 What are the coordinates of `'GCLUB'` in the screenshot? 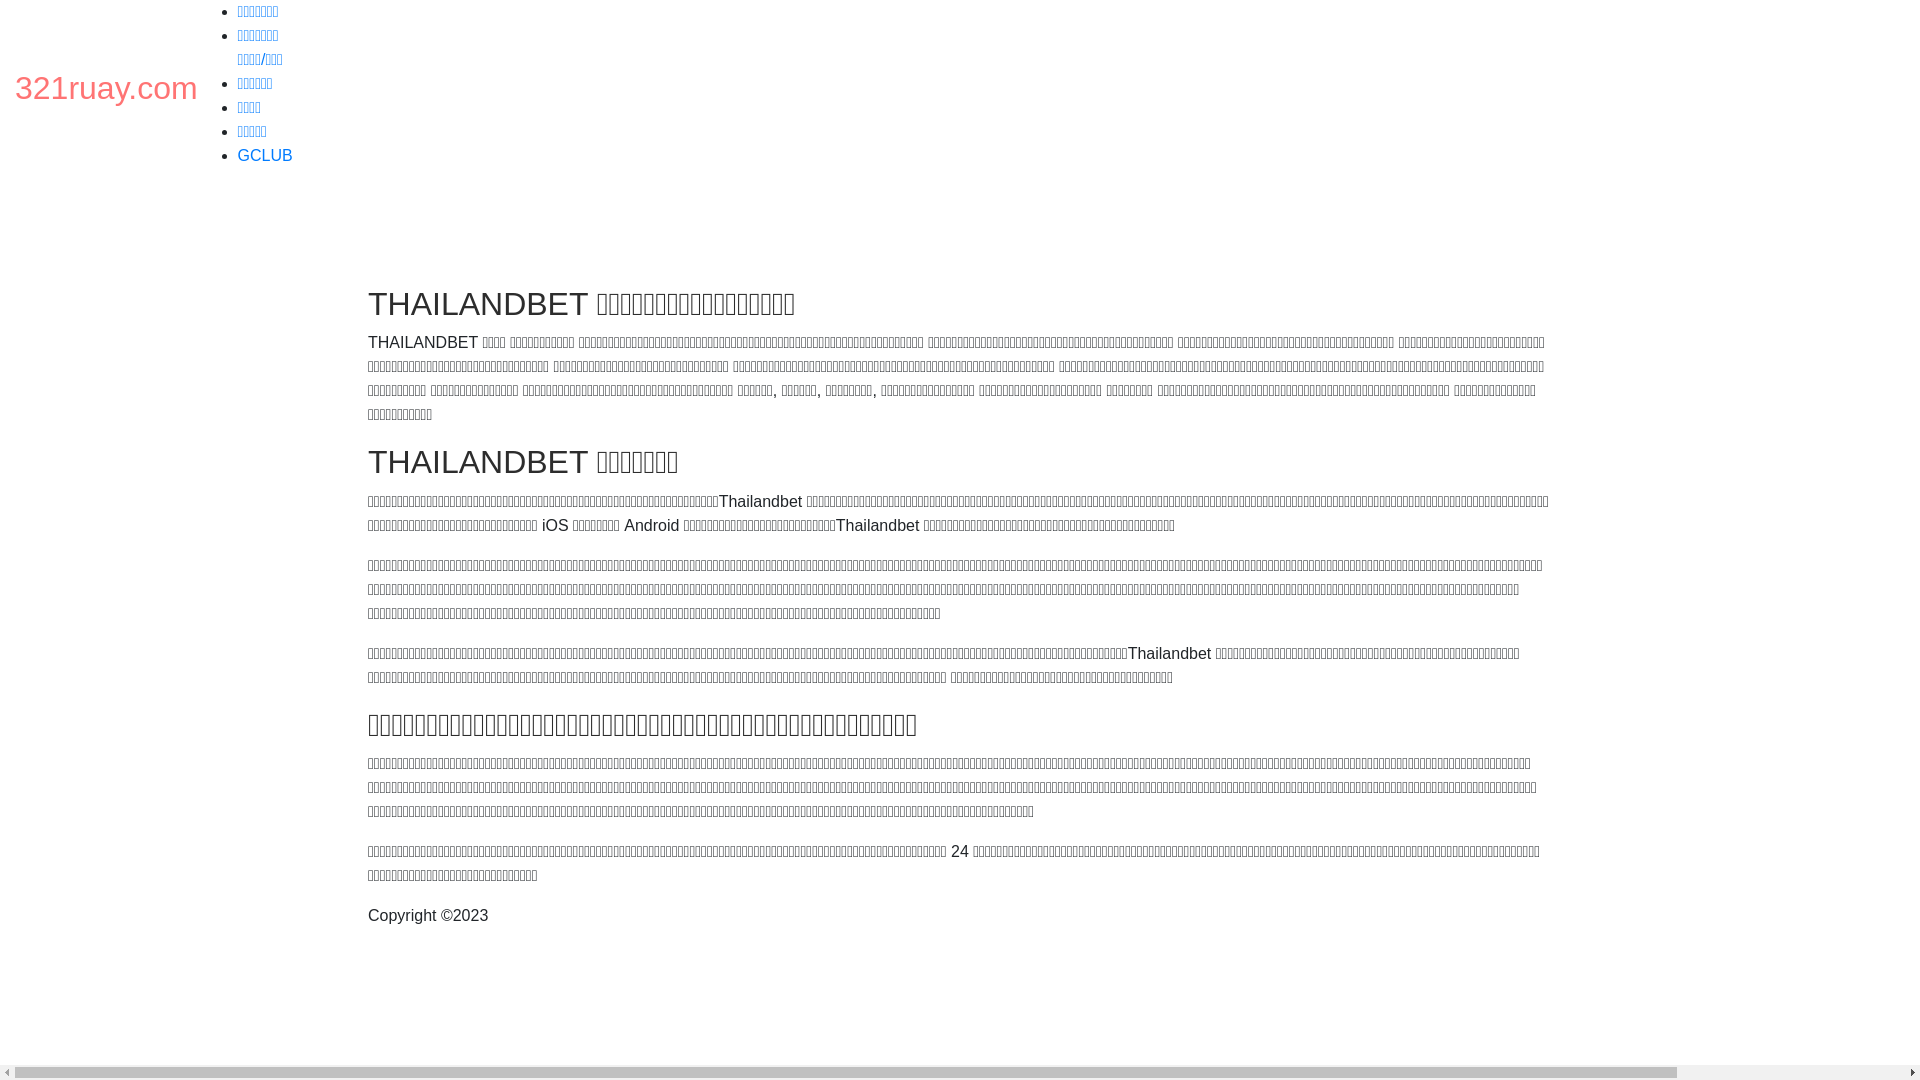 It's located at (264, 154).